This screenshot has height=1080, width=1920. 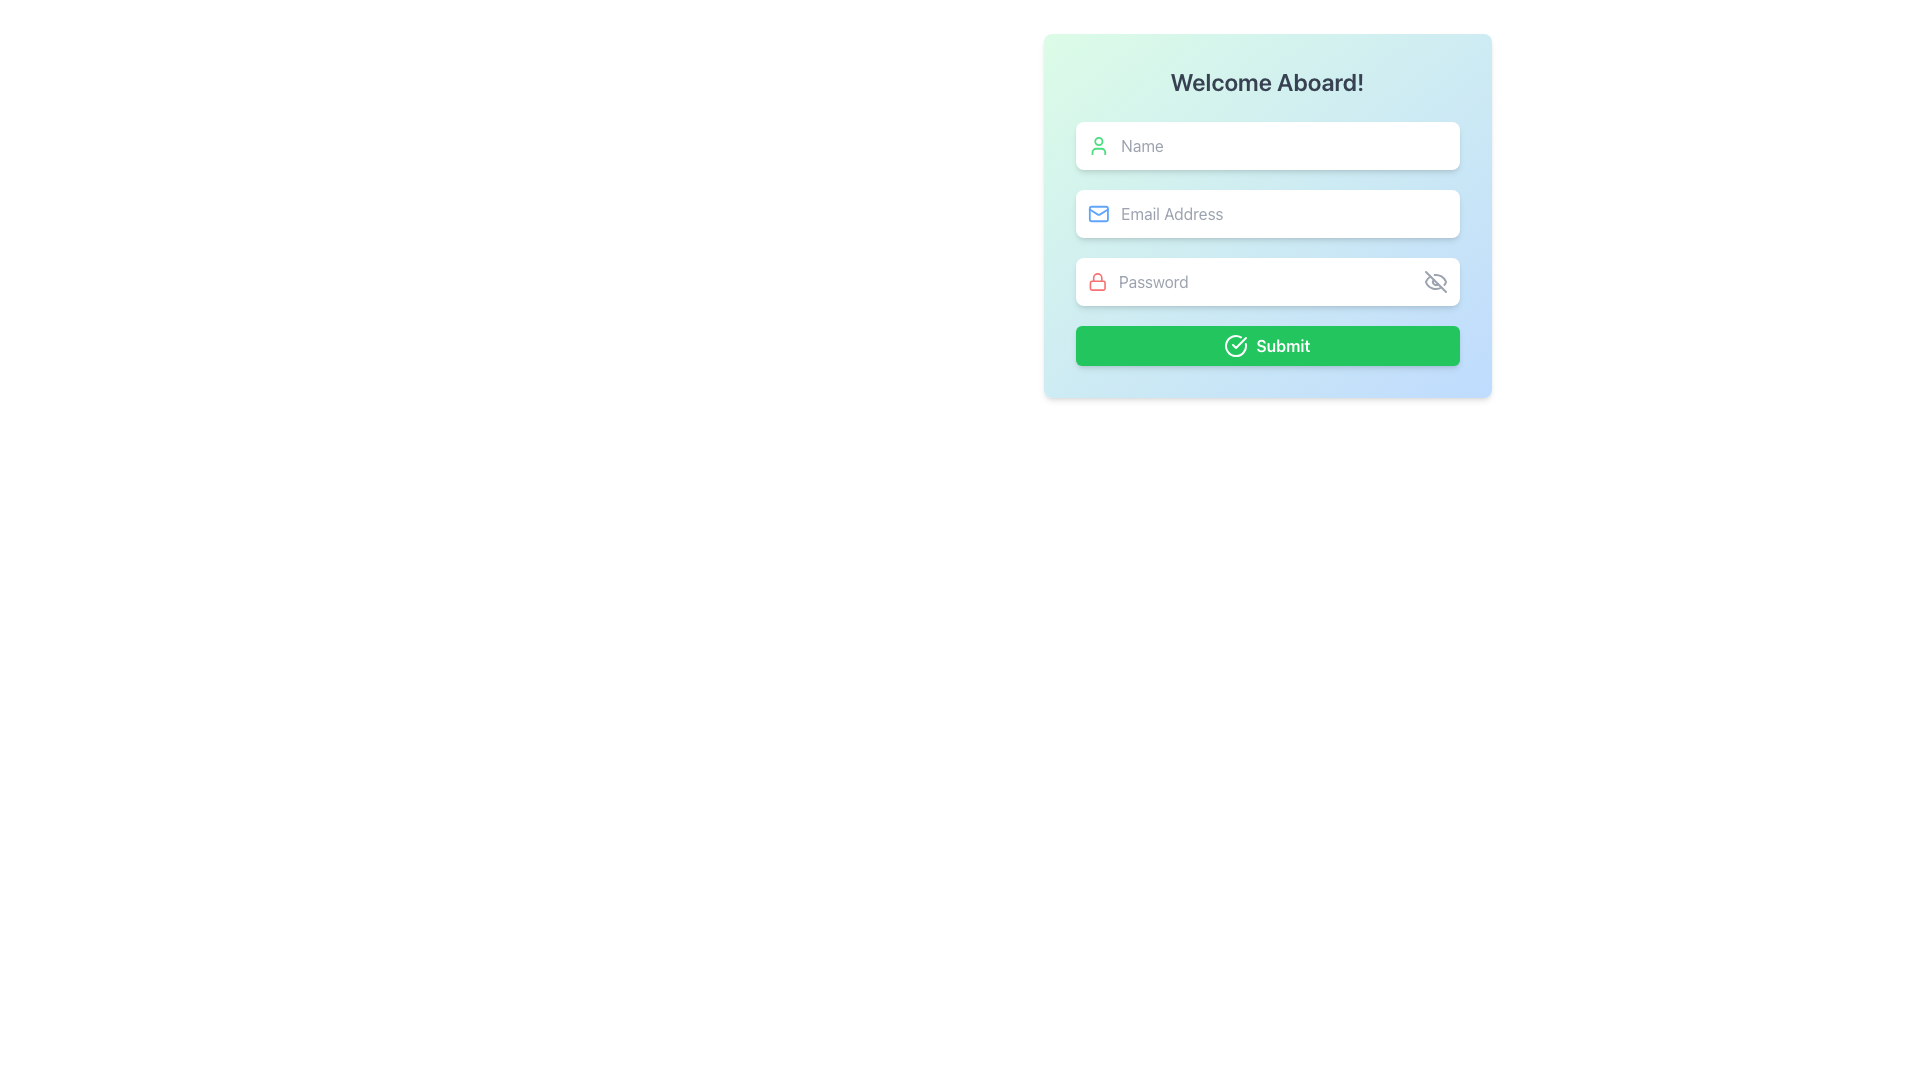 I want to click on the decorative SVG checkmark icon located within the 'Submit' button, positioned to the left of the text label 'Submit', so click(x=1238, y=342).